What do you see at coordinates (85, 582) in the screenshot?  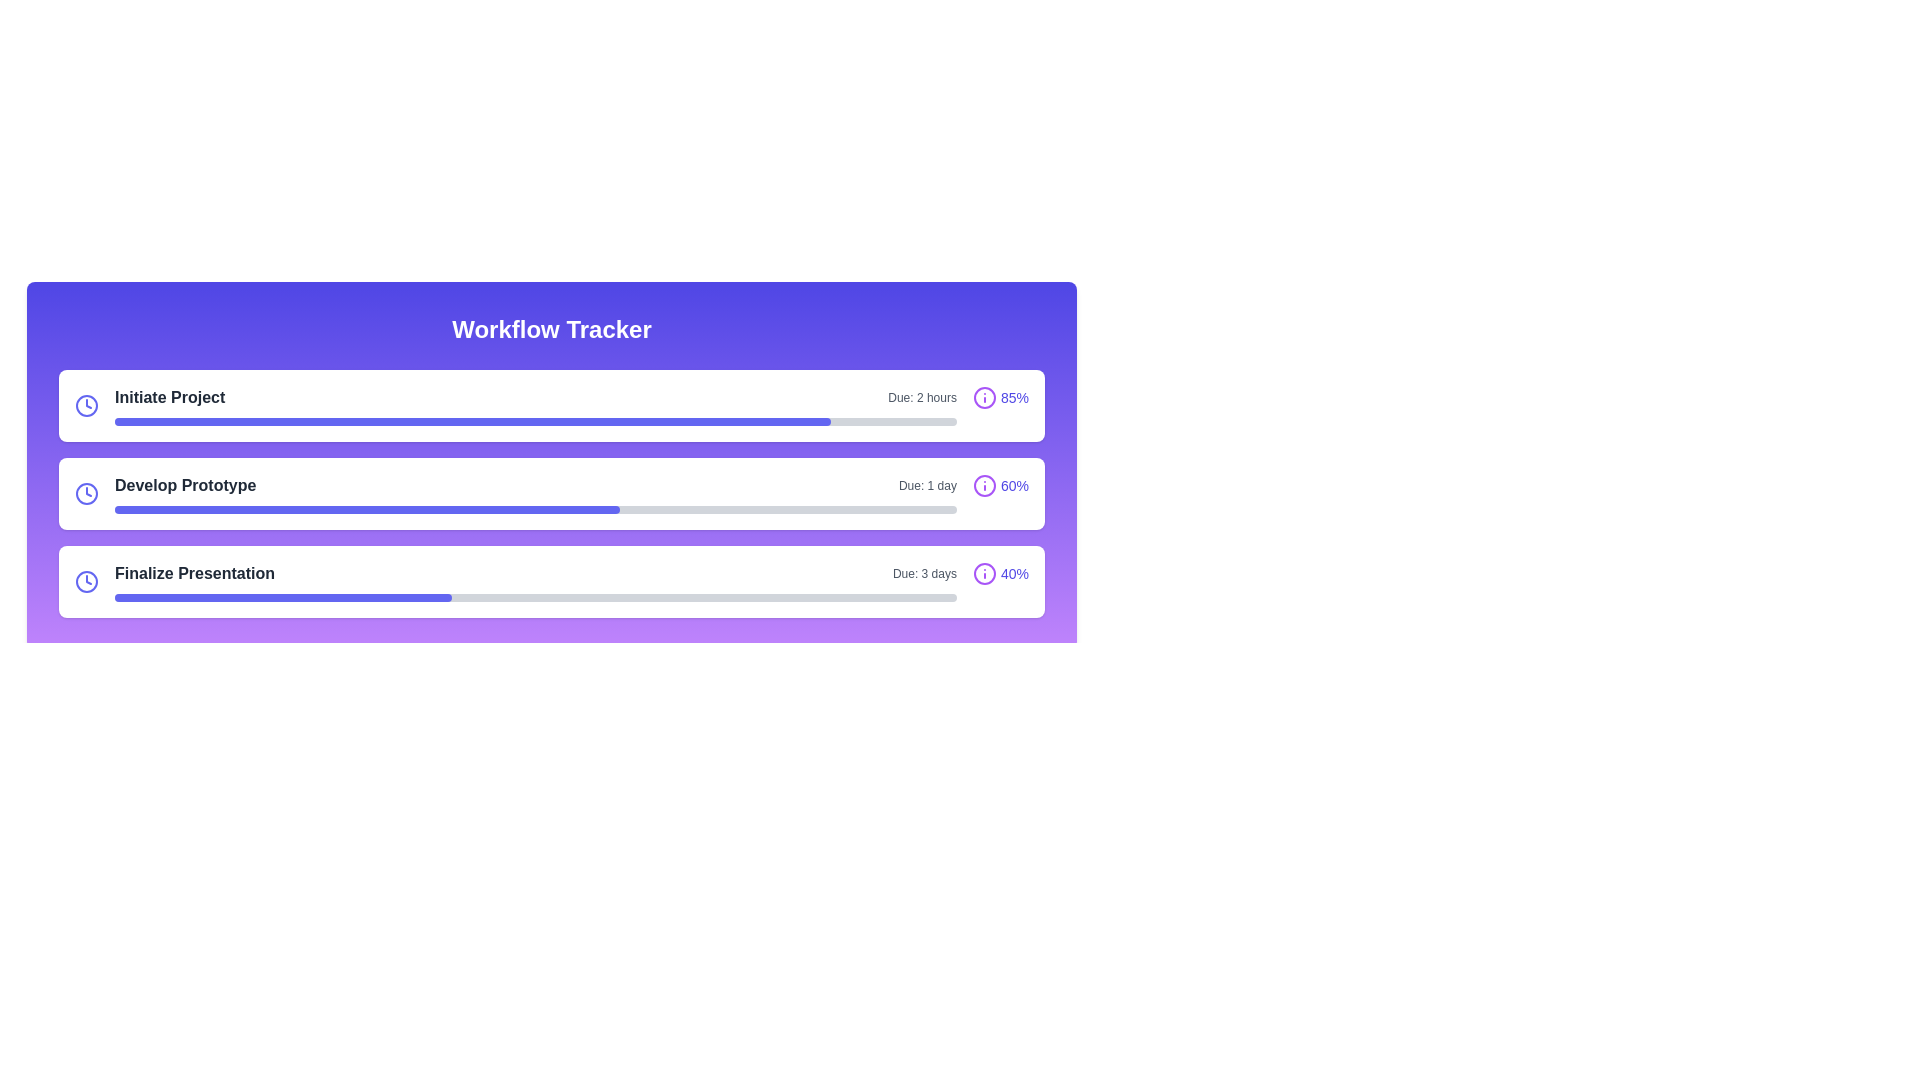 I see `the SVG circle element that serves as the main center of the clock icon within the 'Finalize Presentation' section` at bounding box center [85, 582].